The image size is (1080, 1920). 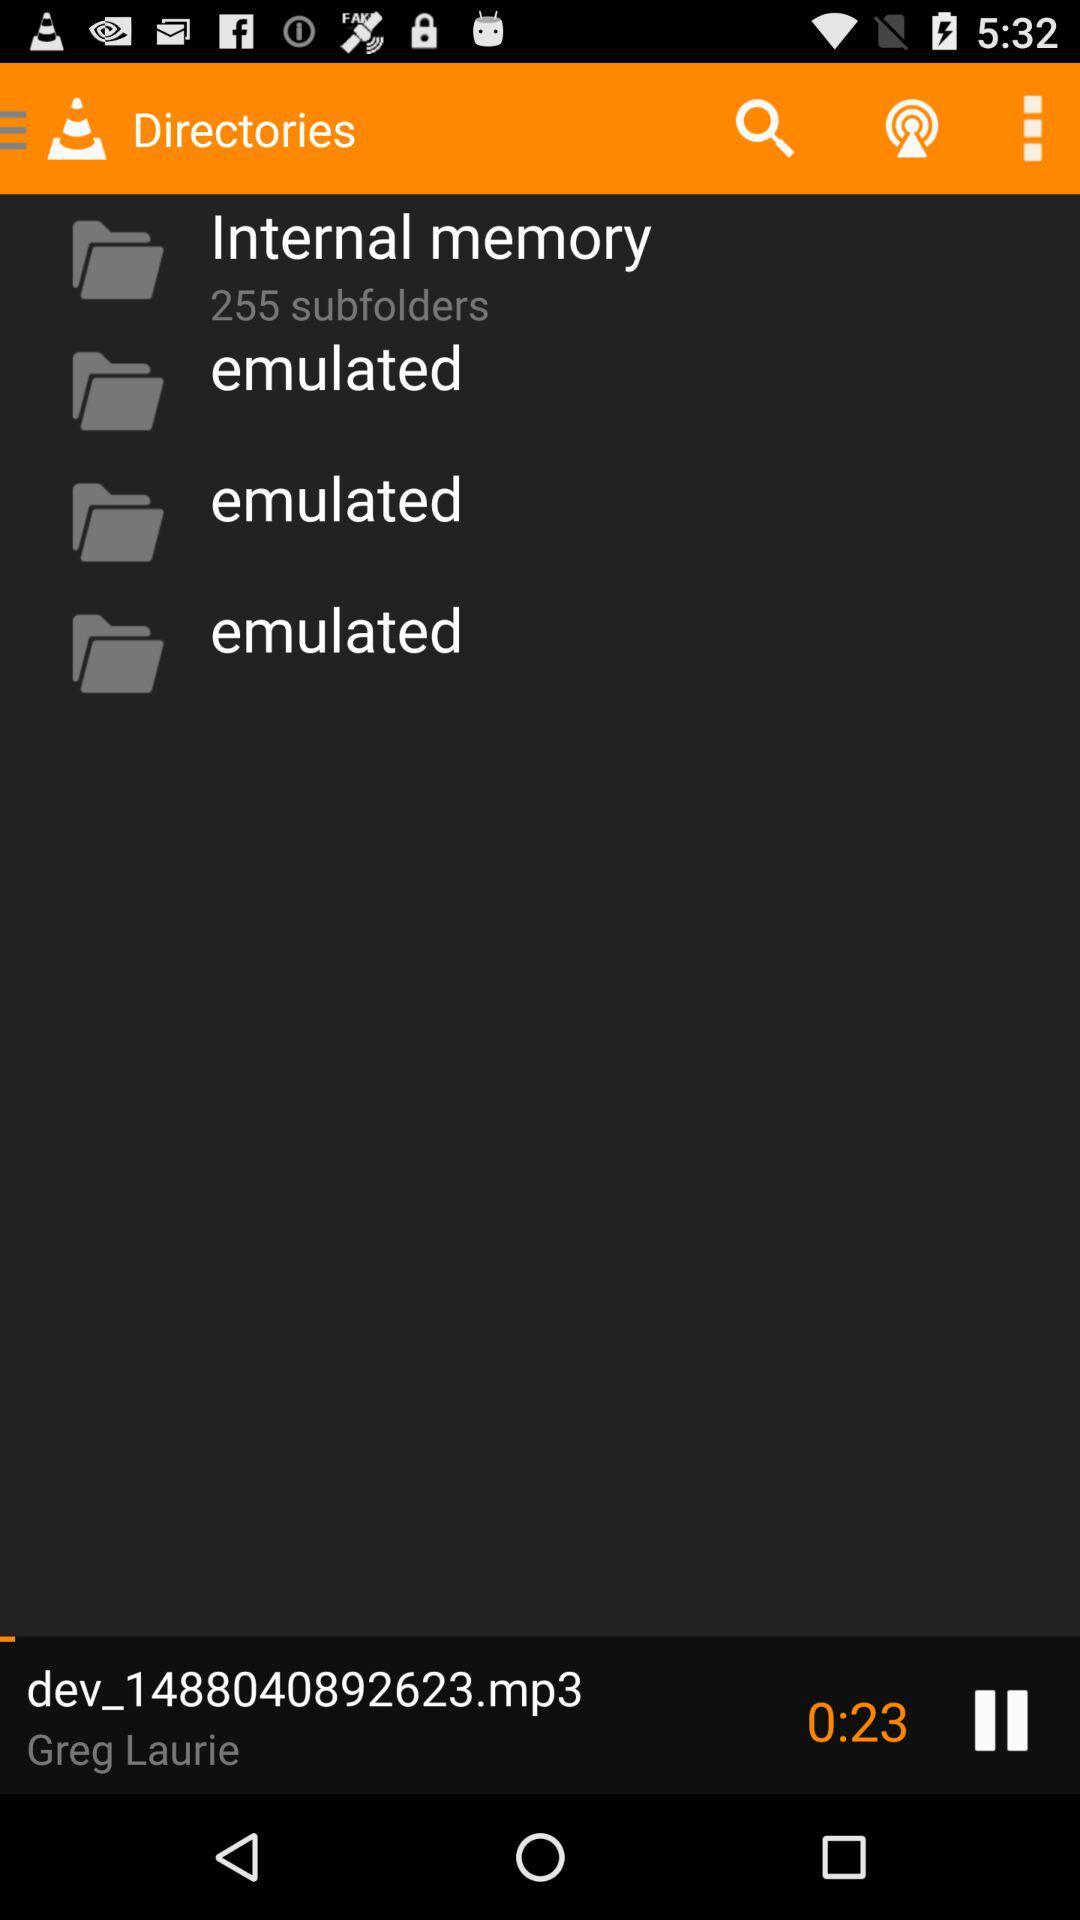 I want to click on icon next to the internal memory app, so click(x=764, y=127).